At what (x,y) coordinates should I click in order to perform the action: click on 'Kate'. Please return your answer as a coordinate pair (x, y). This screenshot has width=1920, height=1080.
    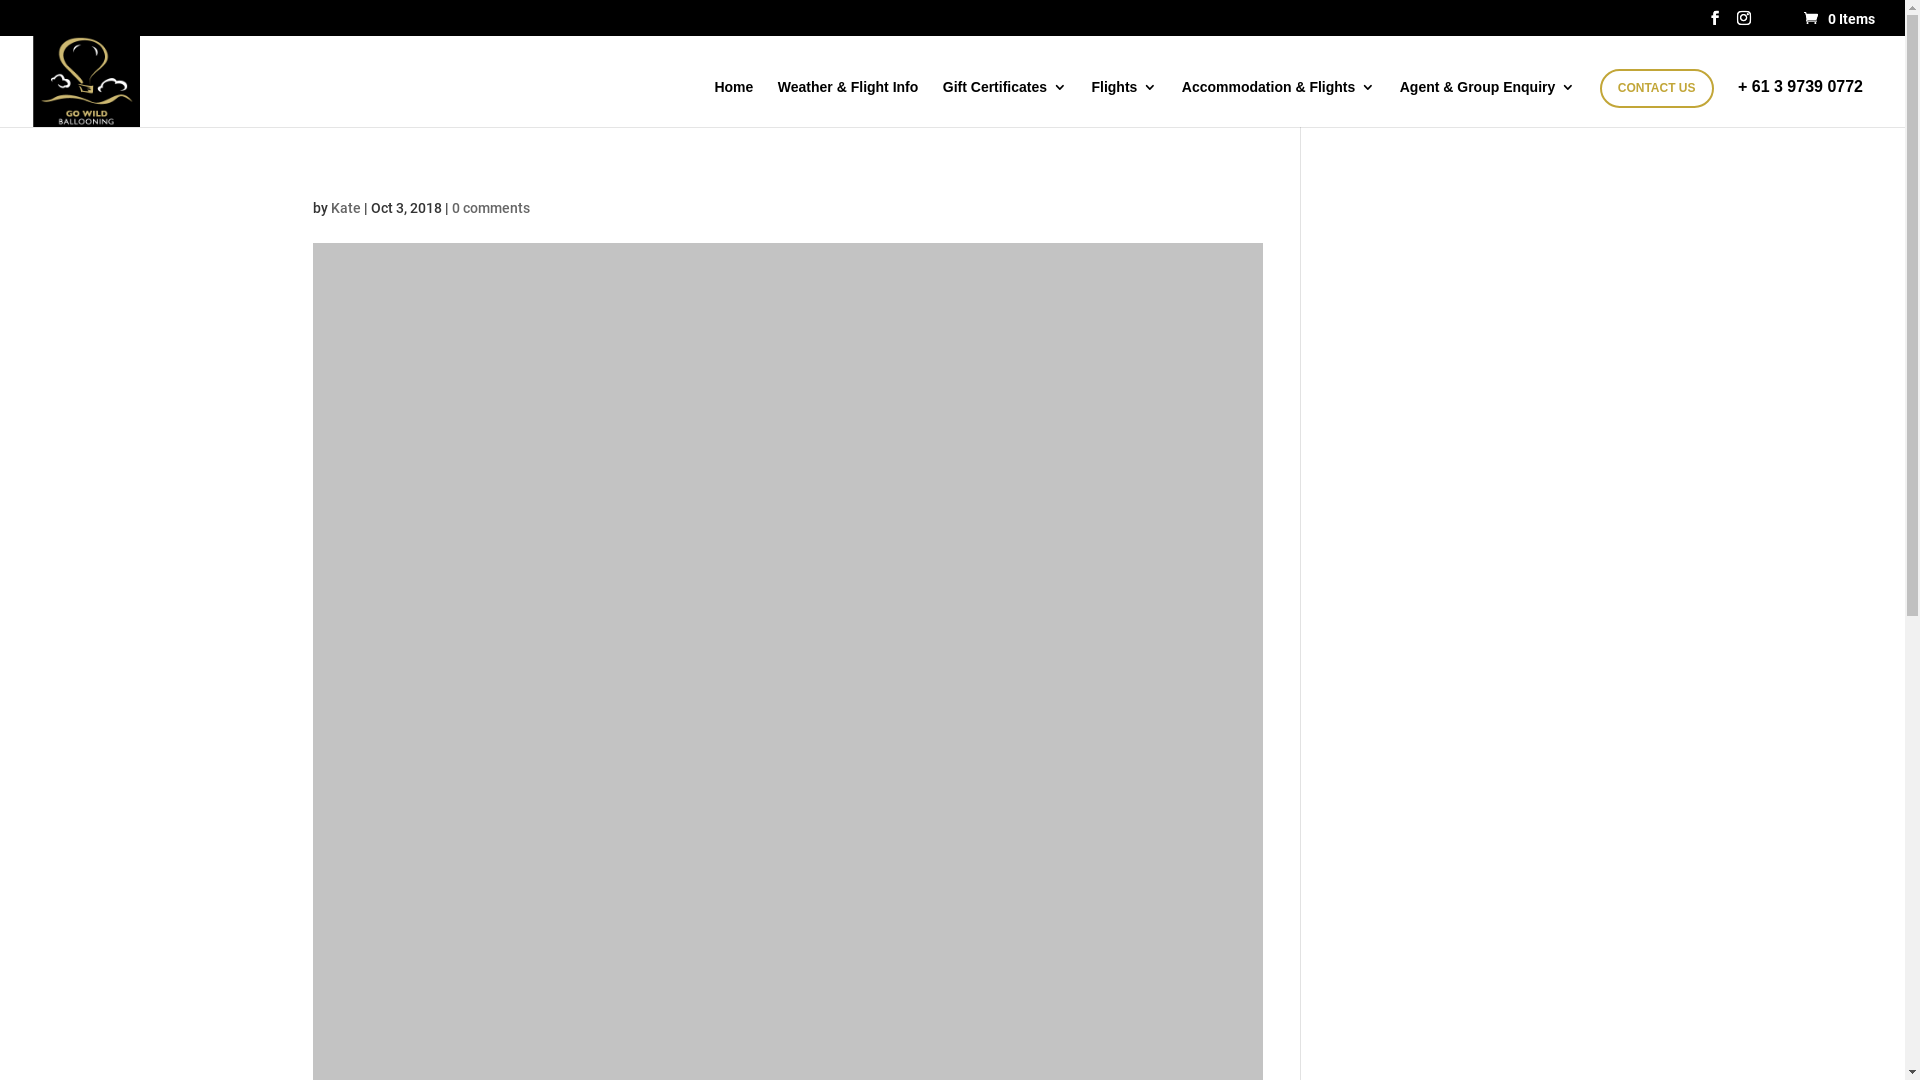
    Looking at the image, I should click on (345, 208).